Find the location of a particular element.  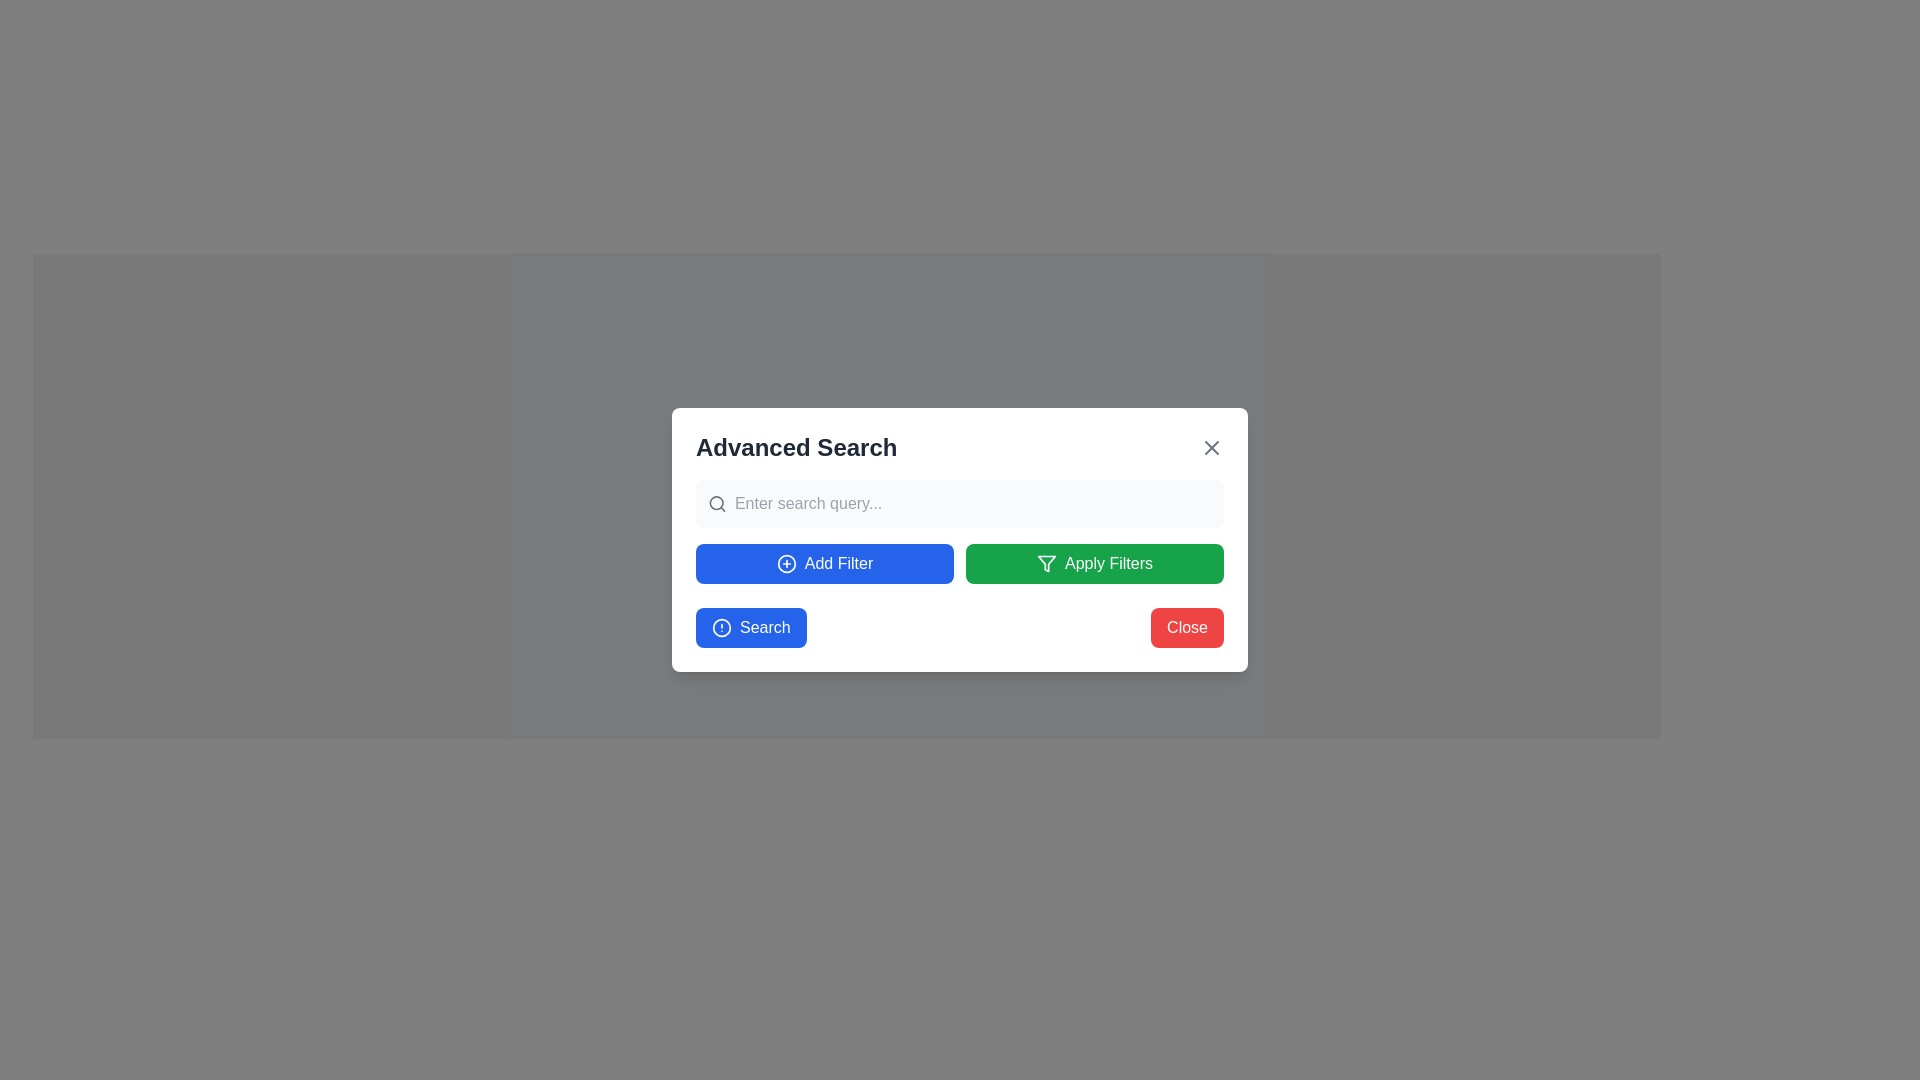

the decorative SVG circle within the 'Add Filter' button, which is the first button from the left in the second row of buttons in the 'Advanced Search' modal is located at coordinates (785, 563).